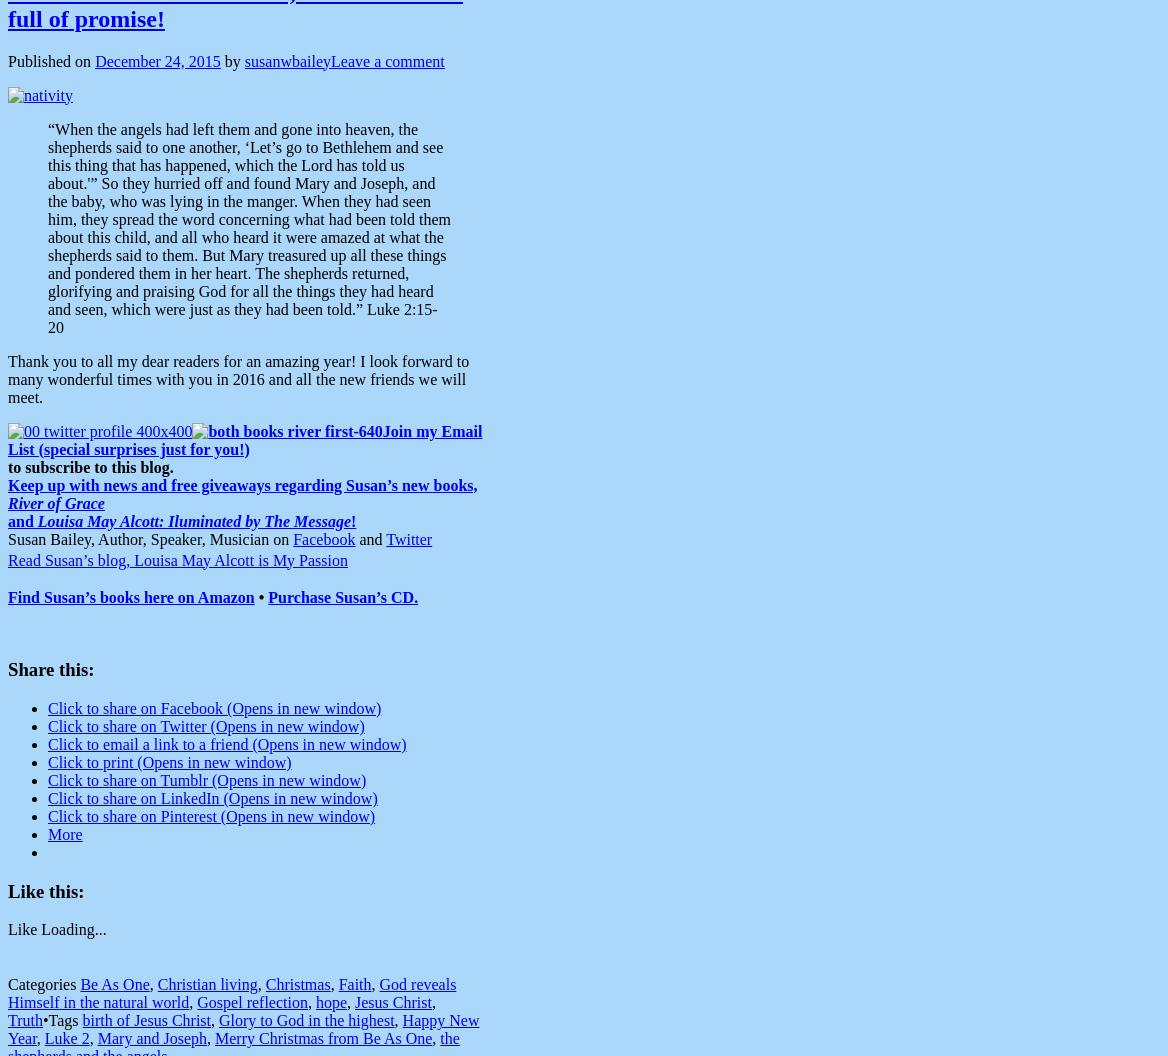  What do you see at coordinates (232, 60) in the screenshot?
I see `'by'` at bounding box center [232, 60].